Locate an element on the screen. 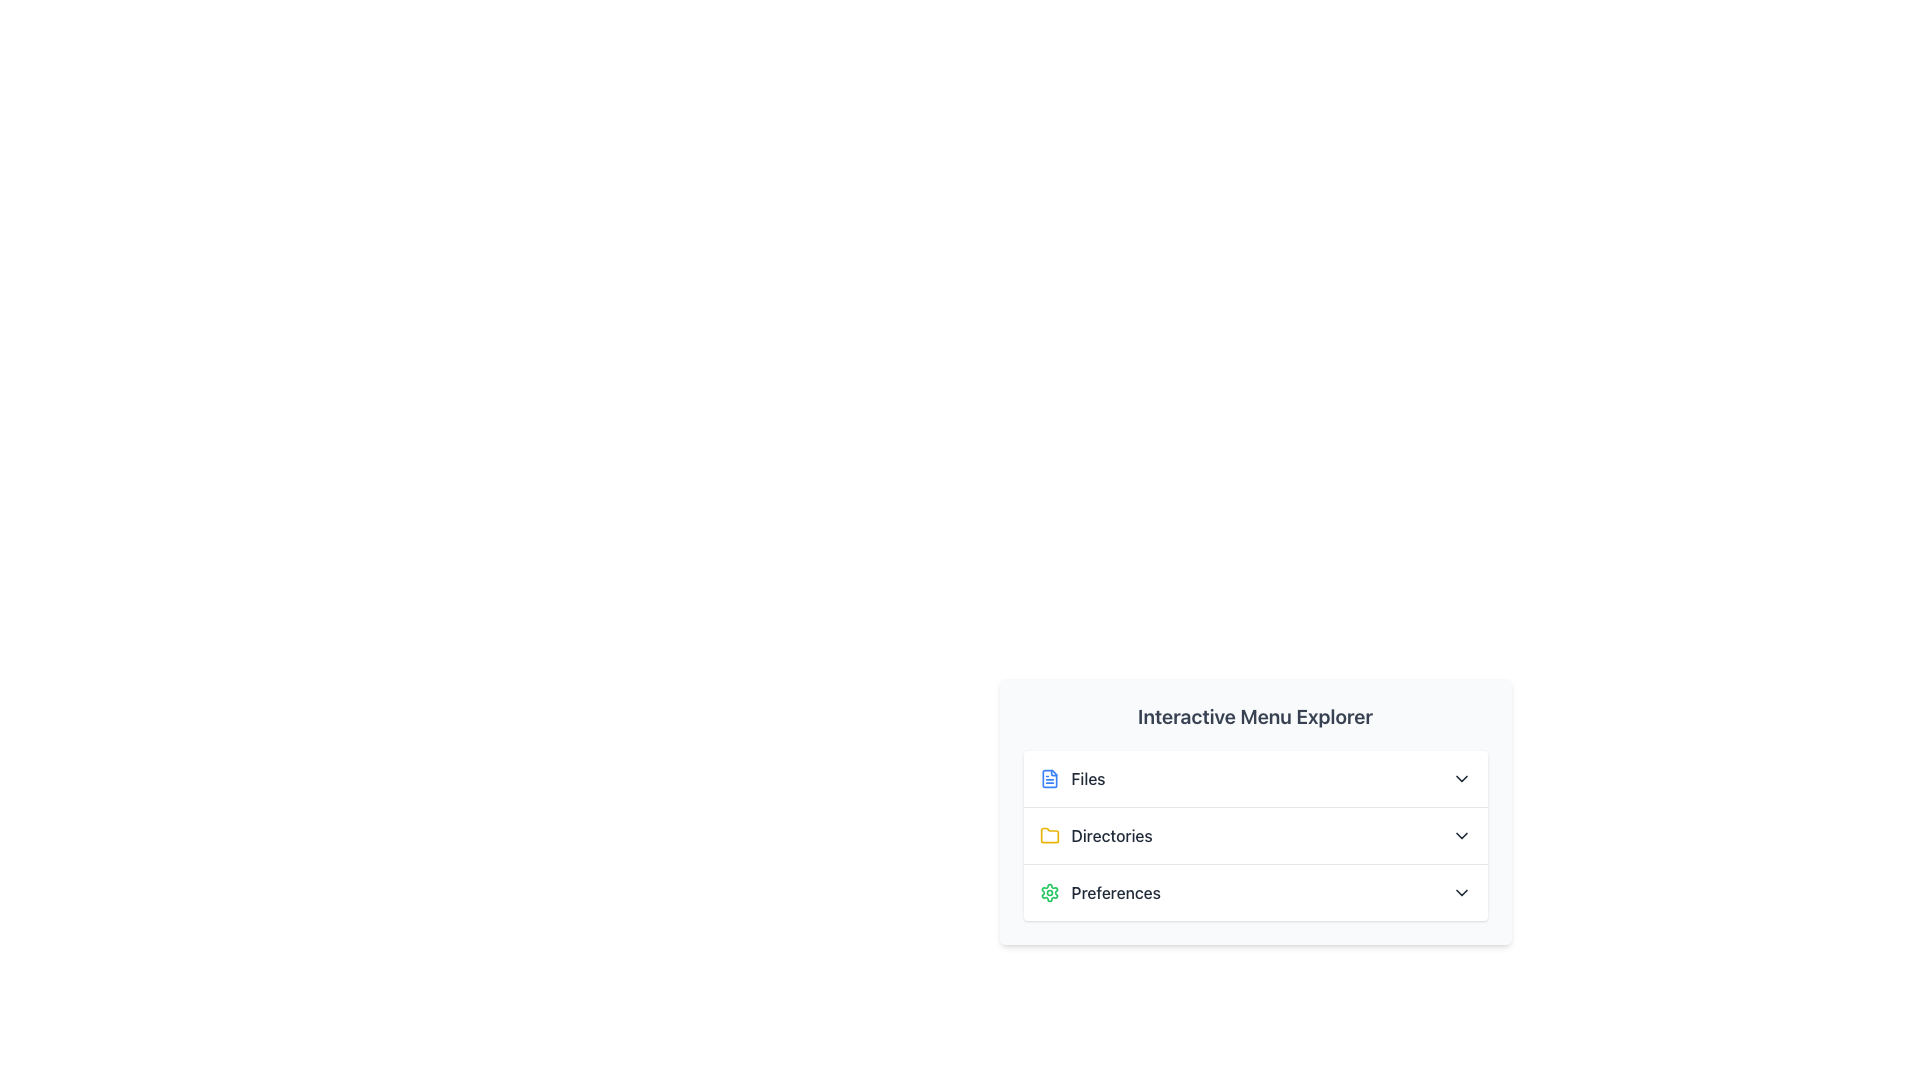  the 'Files' menu option with the file document icon is located at coordinates (1071, 778).